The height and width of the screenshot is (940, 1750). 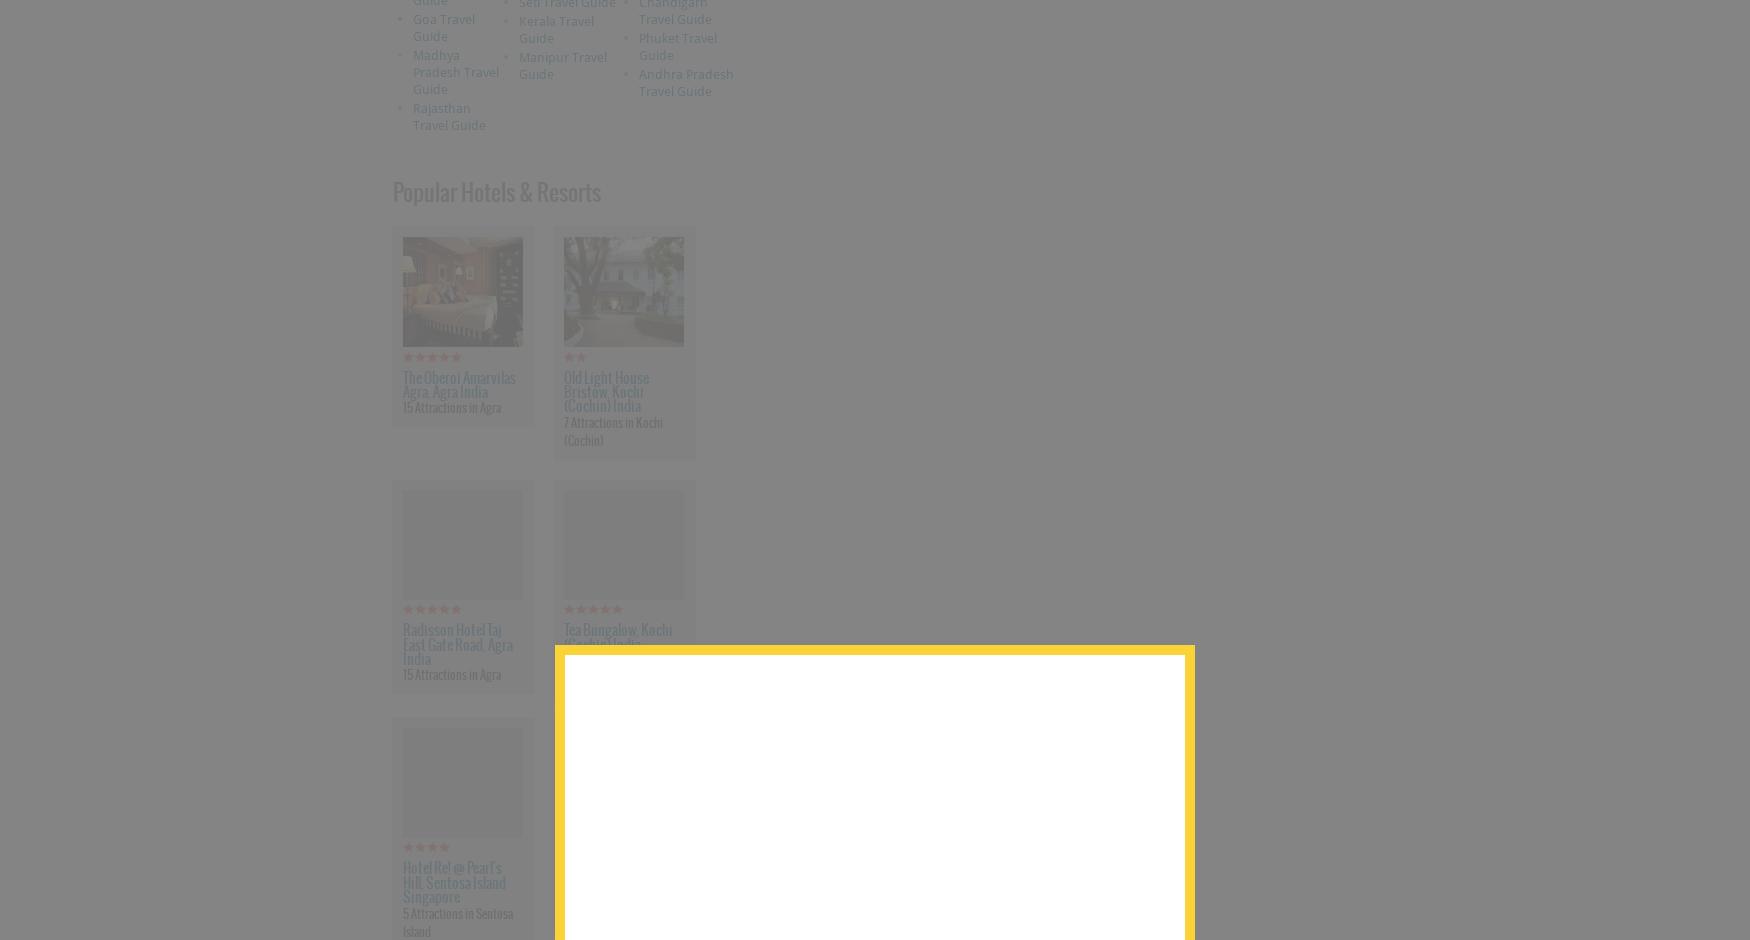 I want to click on 'Madhya Pradesh Travel Guide', so click(x=410, y=70).